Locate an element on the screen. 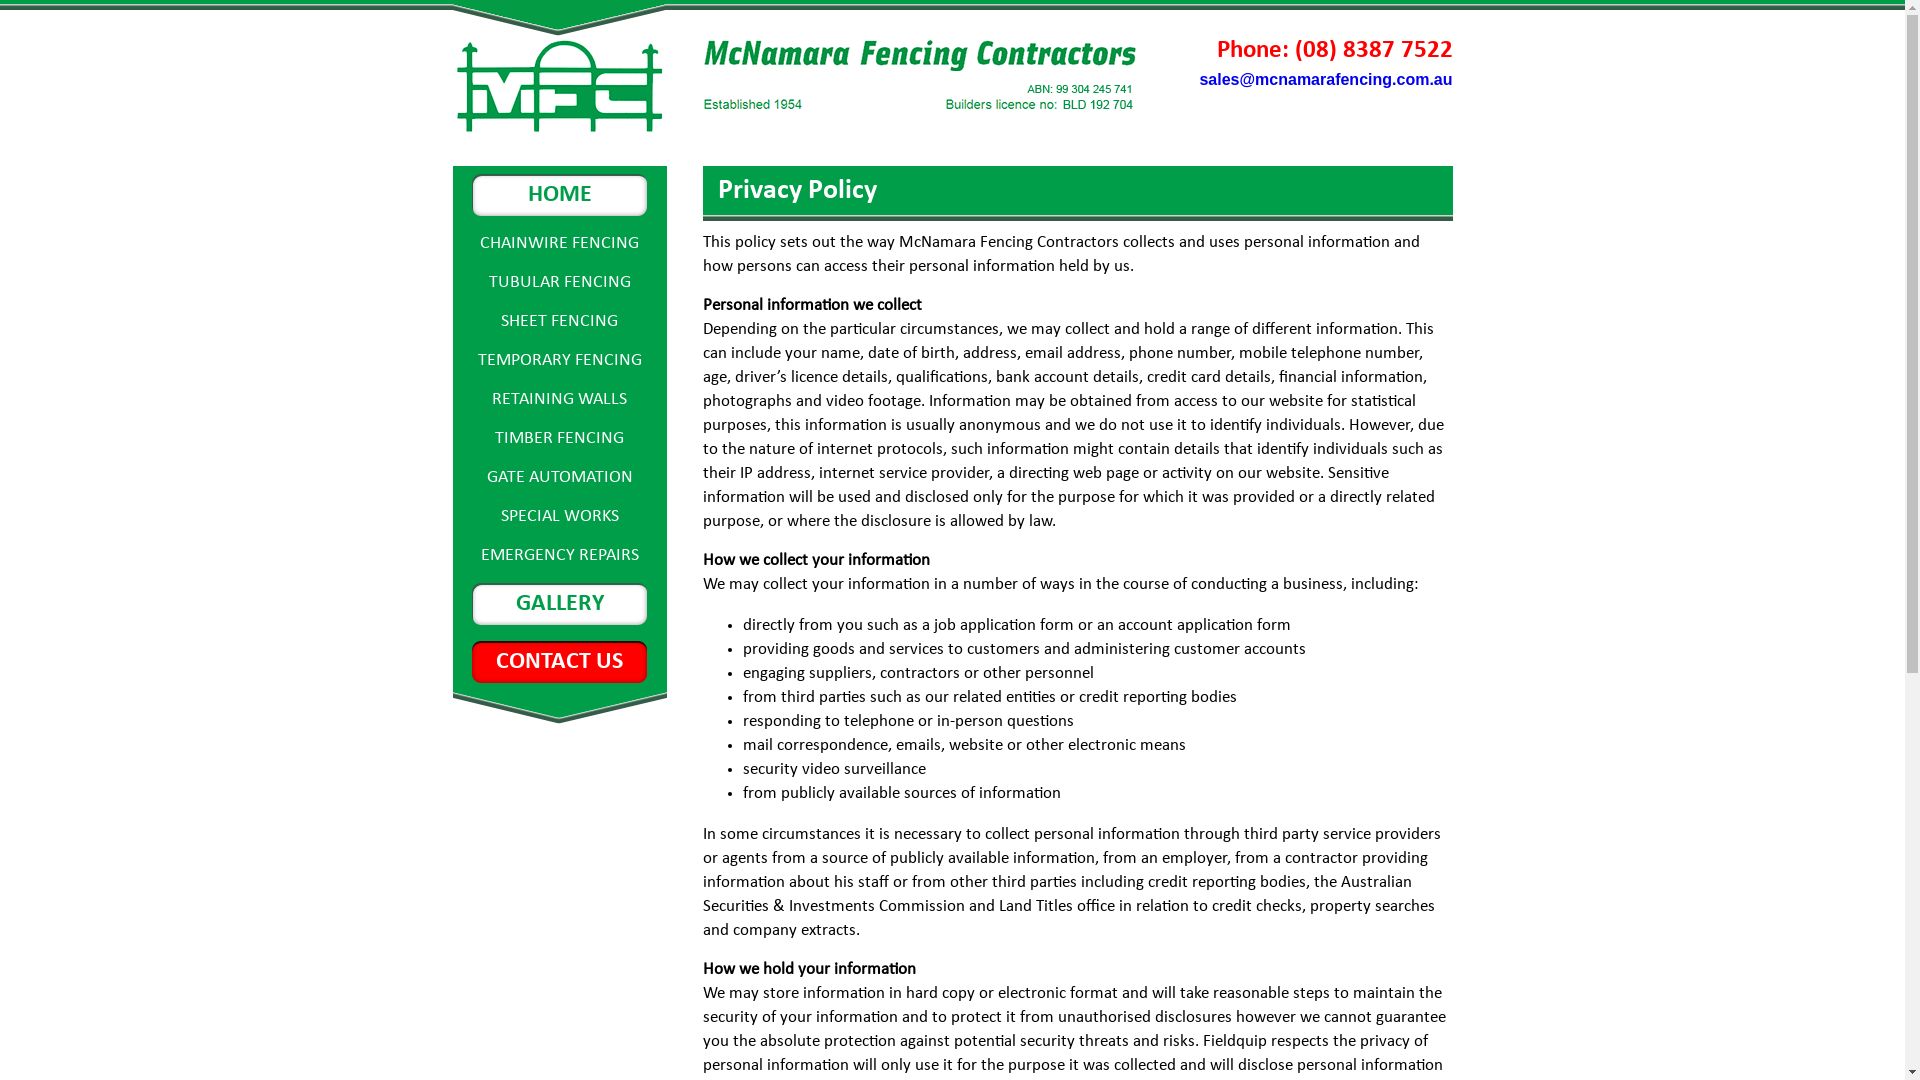 The width and height of the screenshot is (1920, 1080). 'CONTACT US' is located at coordinates (470, 662).